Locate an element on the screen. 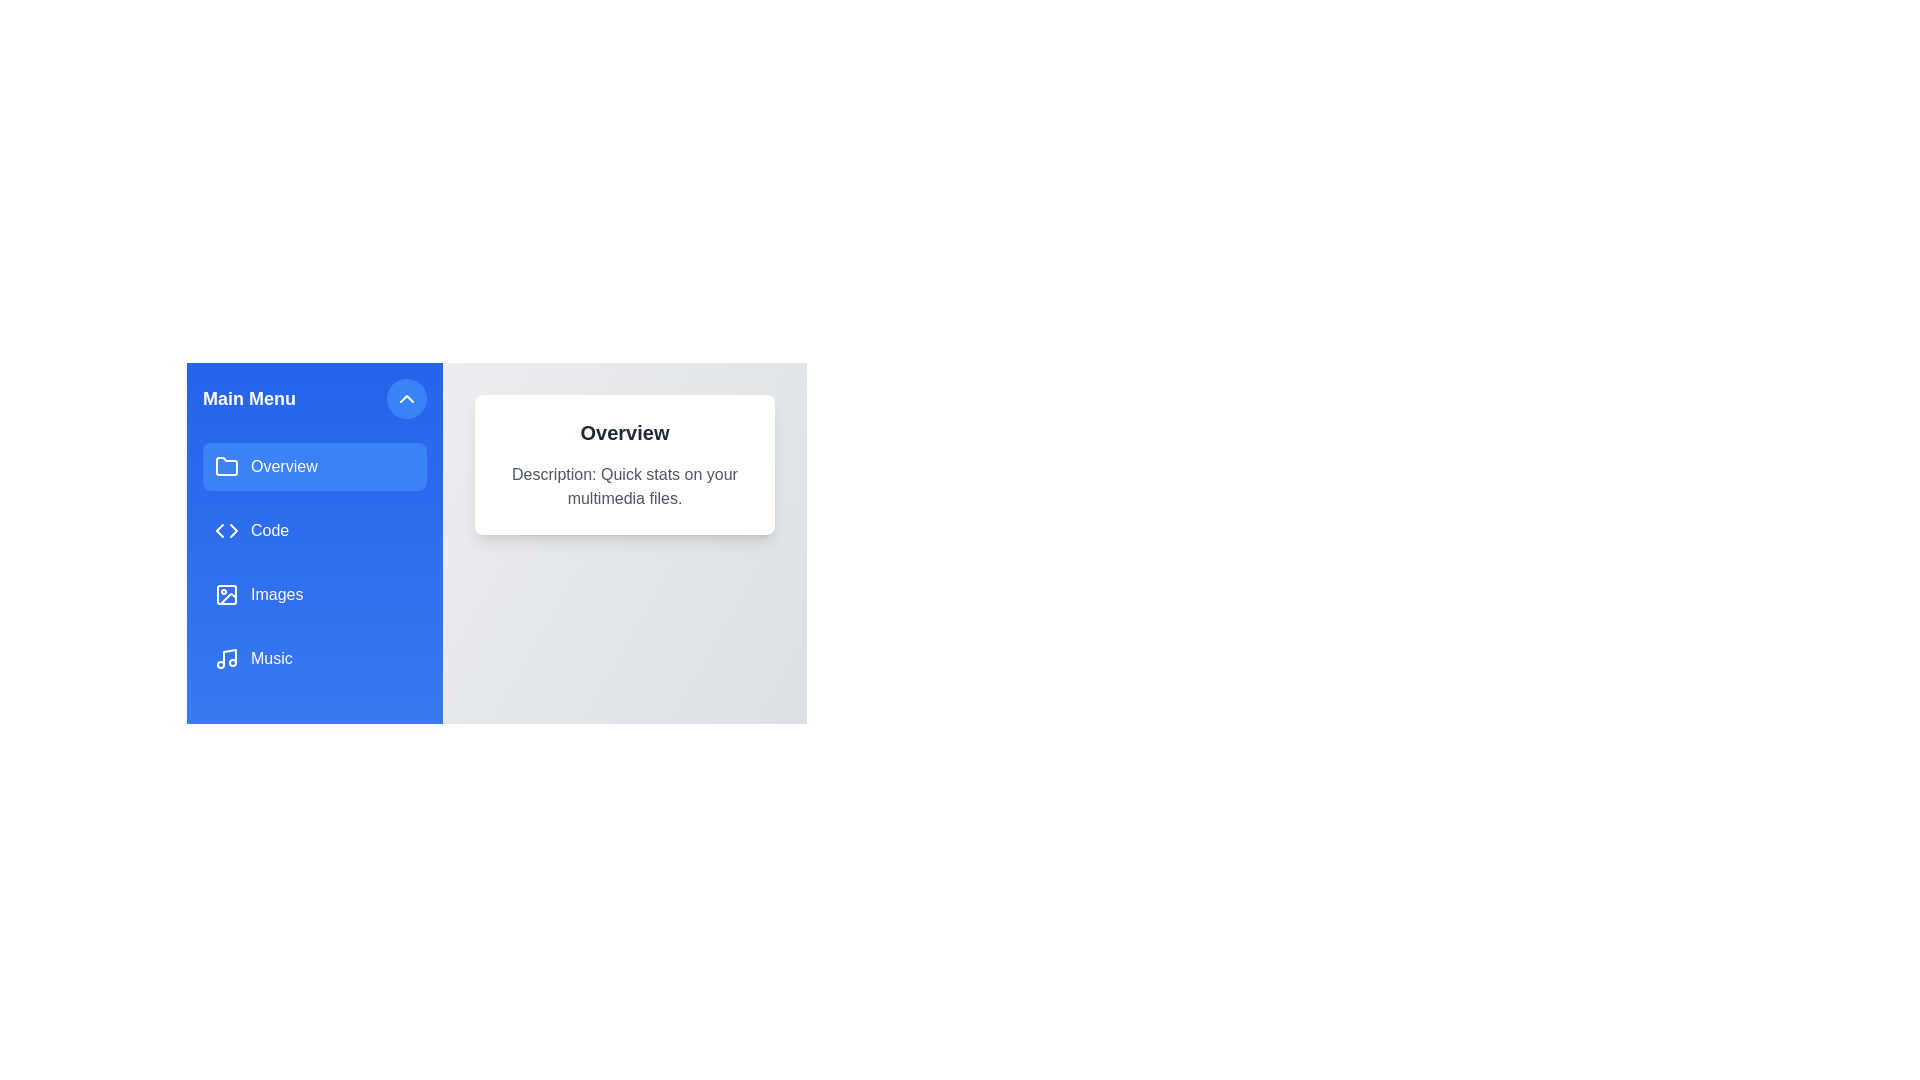 The width and height of the screenshot is (1920, 1080). text block that states 'Description: Quick stats on your multimedia files.' located within a white rectangular card below the header 'Overview' is located at coordinates (623, 486).